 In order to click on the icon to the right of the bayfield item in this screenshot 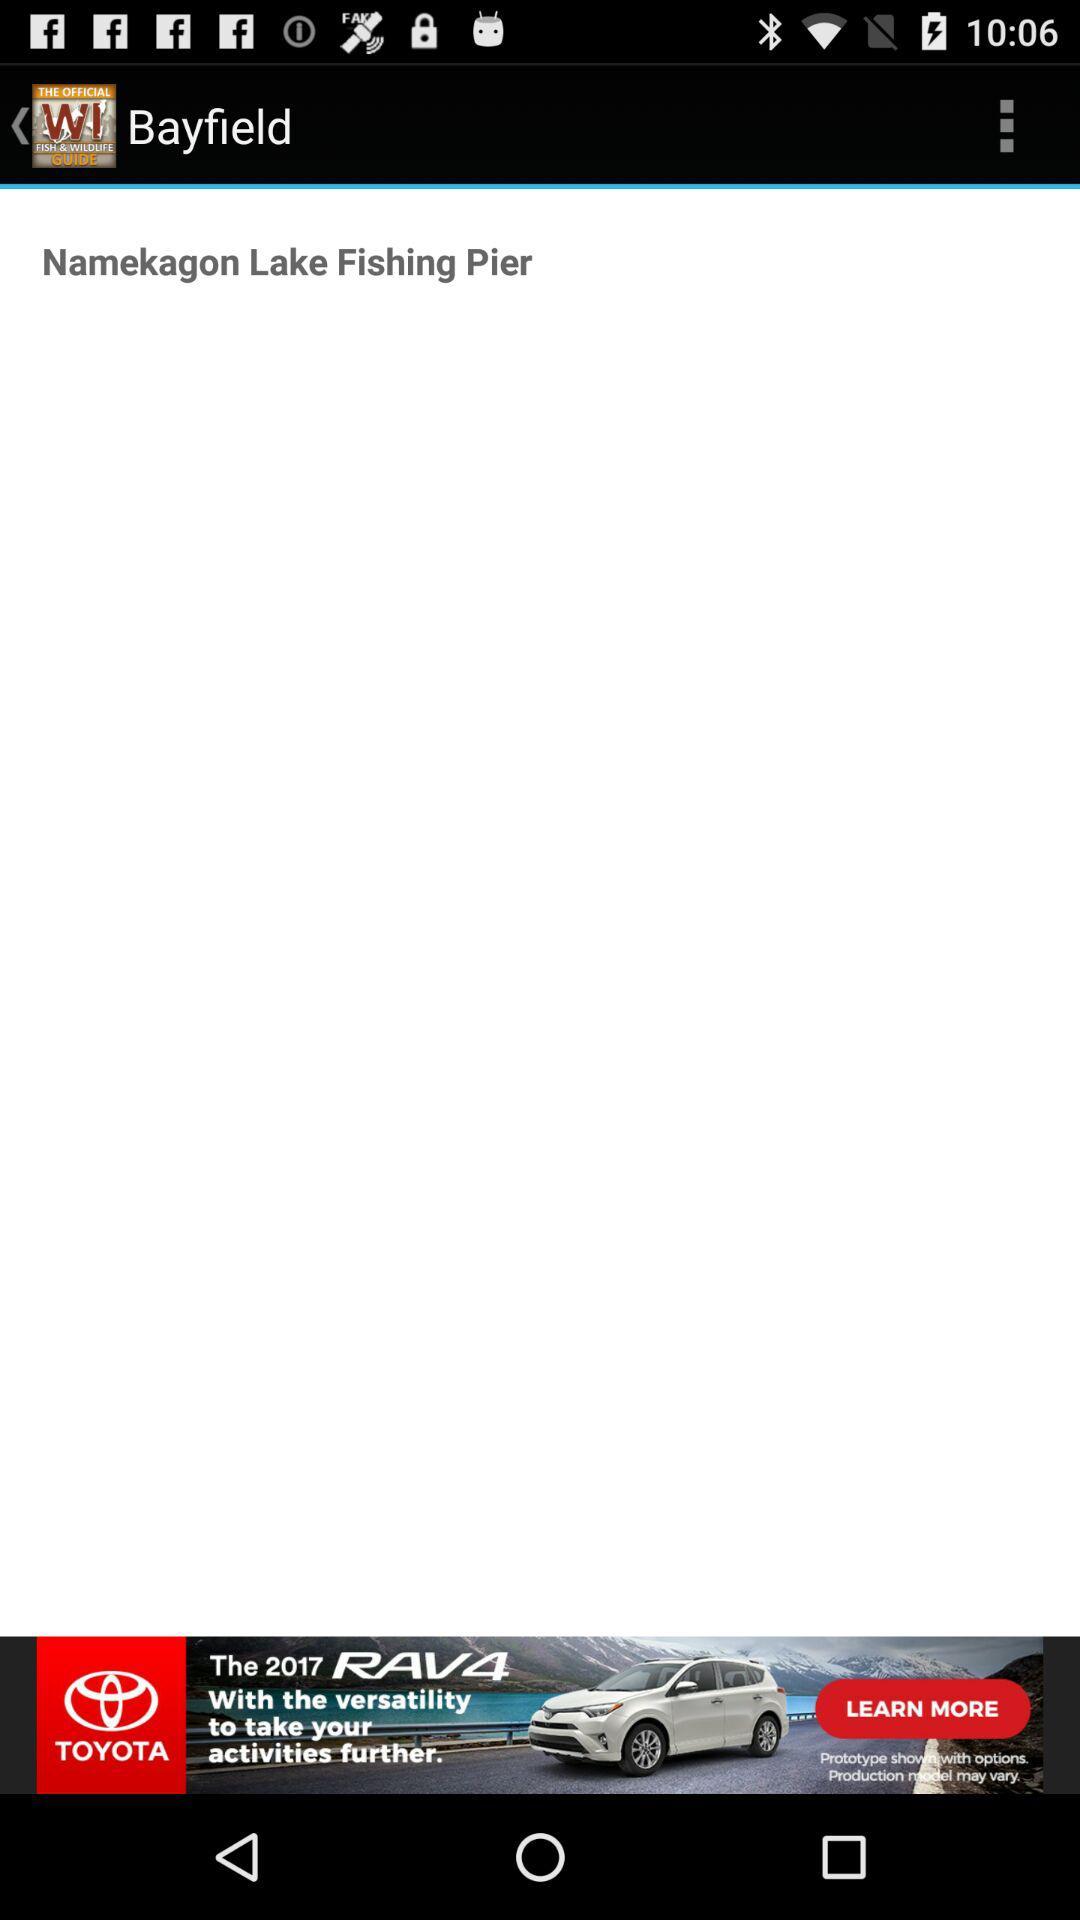, I will do `click(1006, 124)`.